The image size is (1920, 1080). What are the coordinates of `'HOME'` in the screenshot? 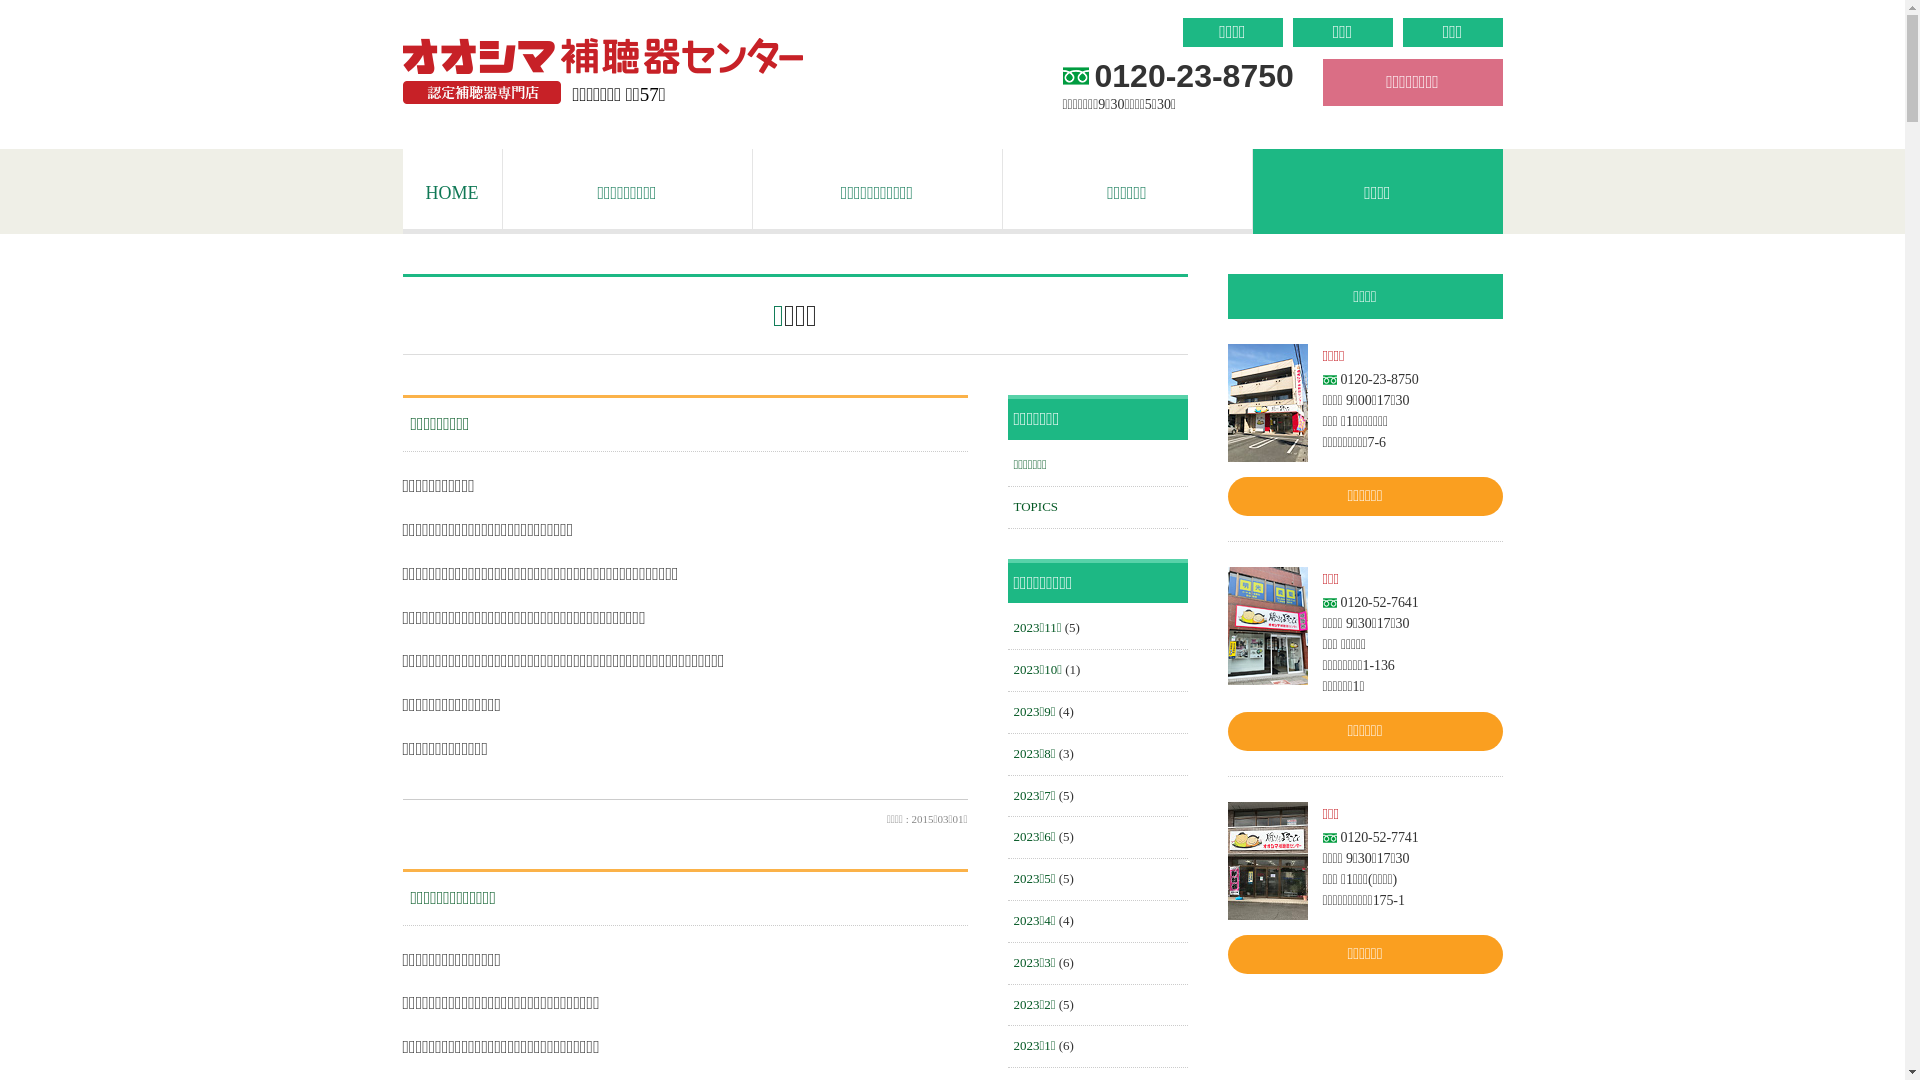 It's located at (450, 191).